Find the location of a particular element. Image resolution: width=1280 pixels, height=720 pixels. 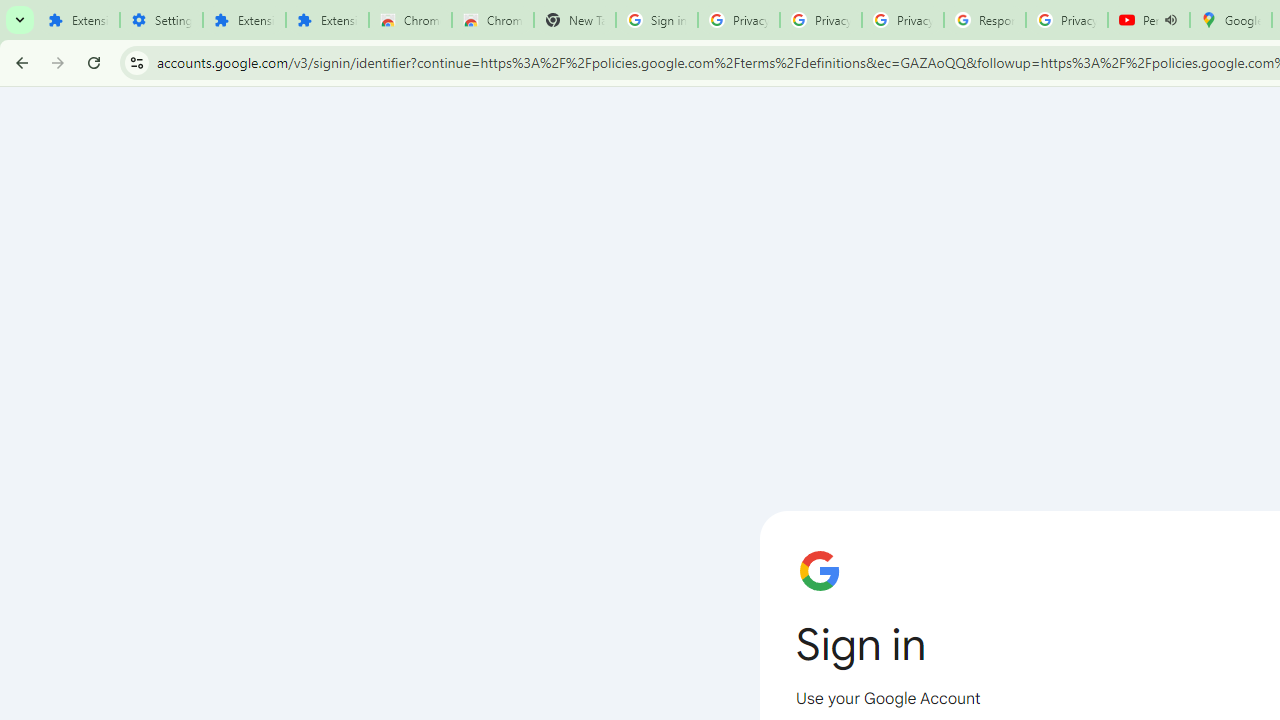

'New Tab' is located at coordinates (573, 20).